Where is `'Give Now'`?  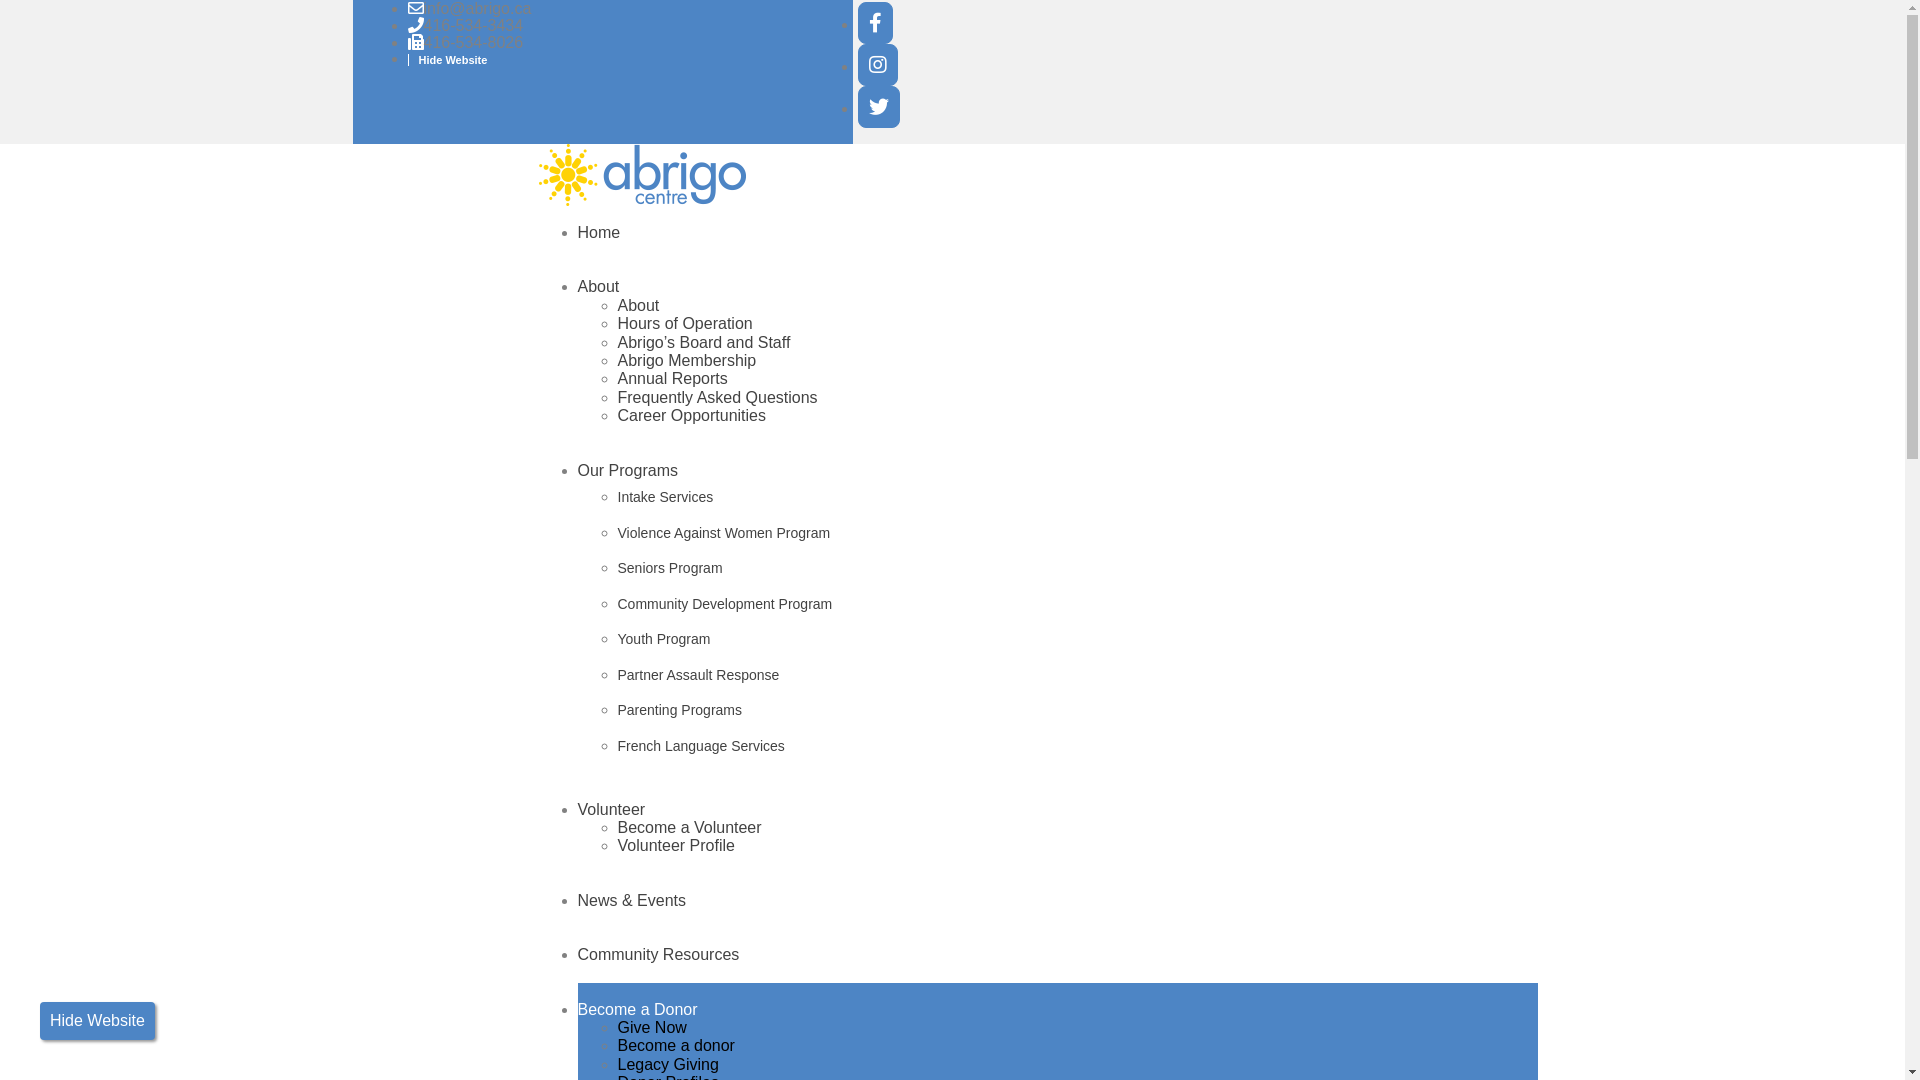
'Give Now' is located at coordinates (617, 1027).